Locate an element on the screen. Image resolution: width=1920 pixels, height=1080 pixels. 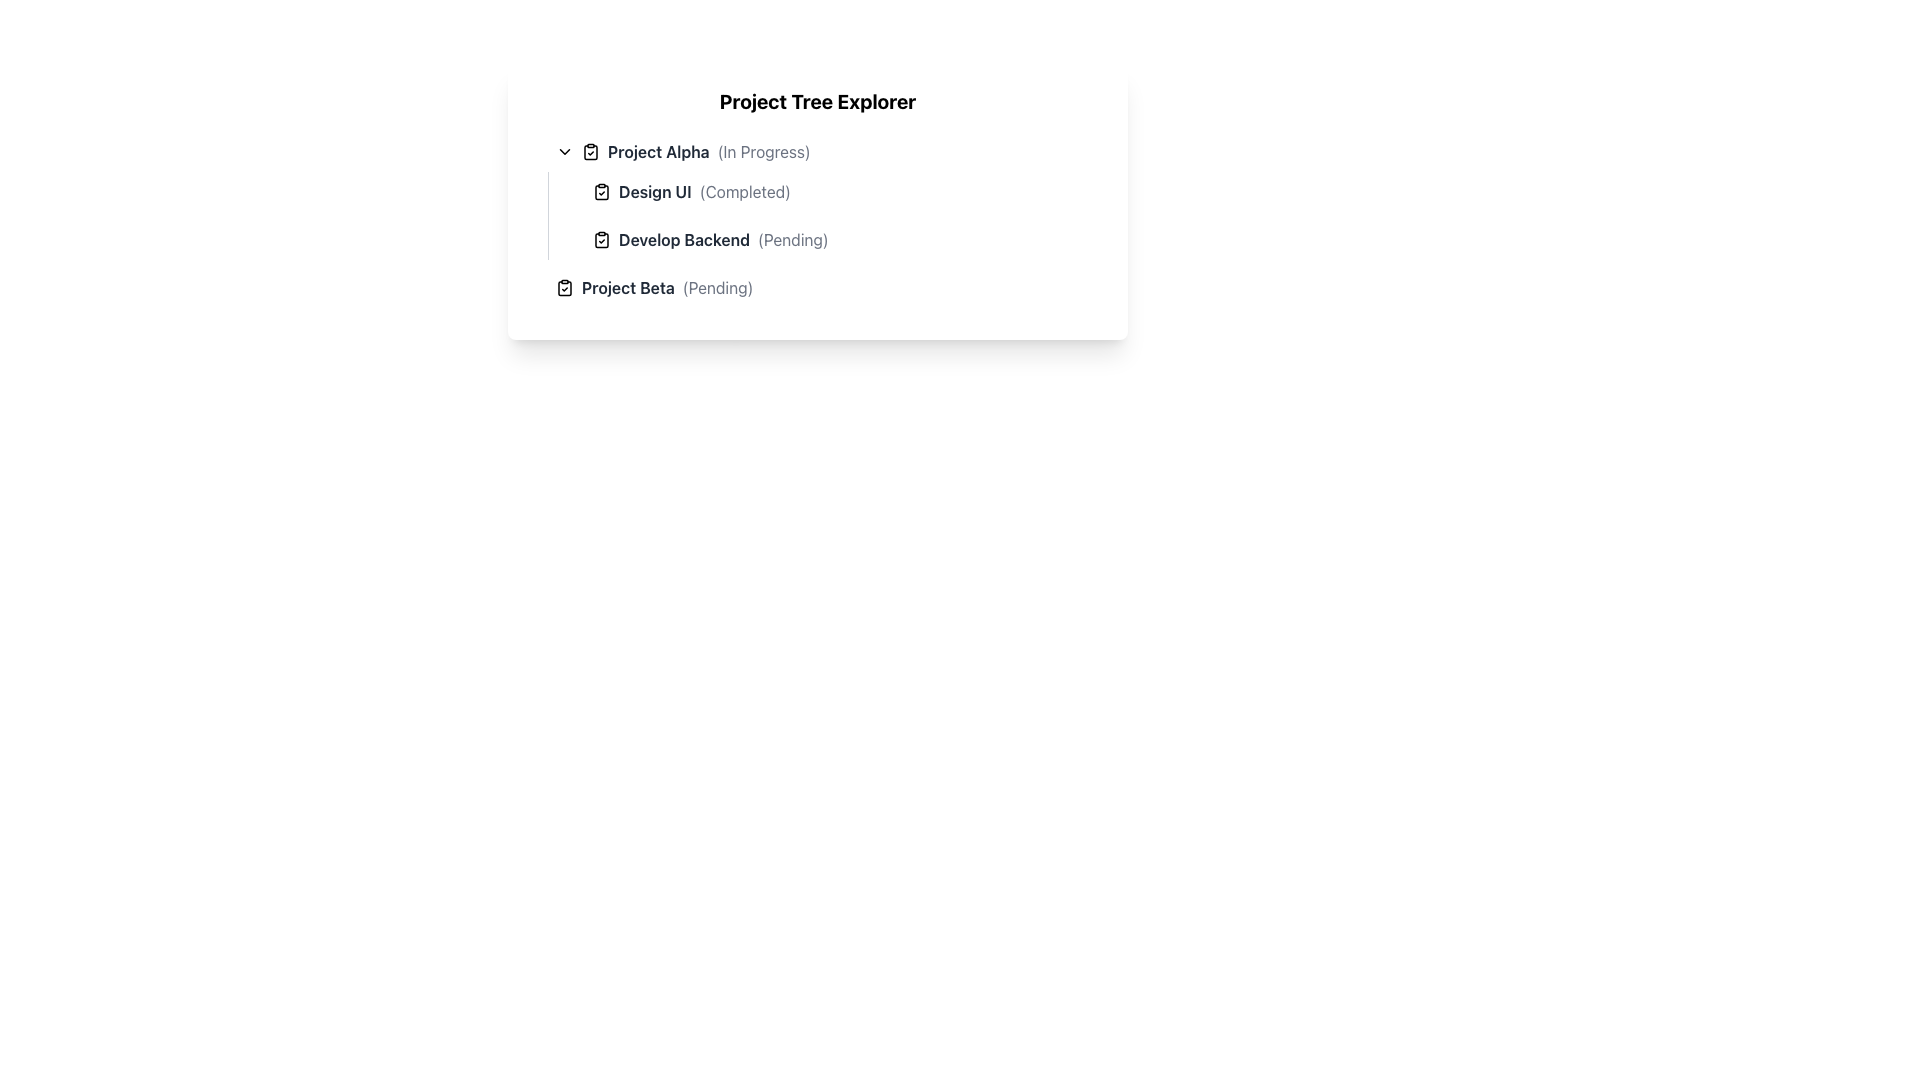
the first list item representing the completed task 'Design UI' under the 'Project Alpha' section is located at coordinates (844, 192).